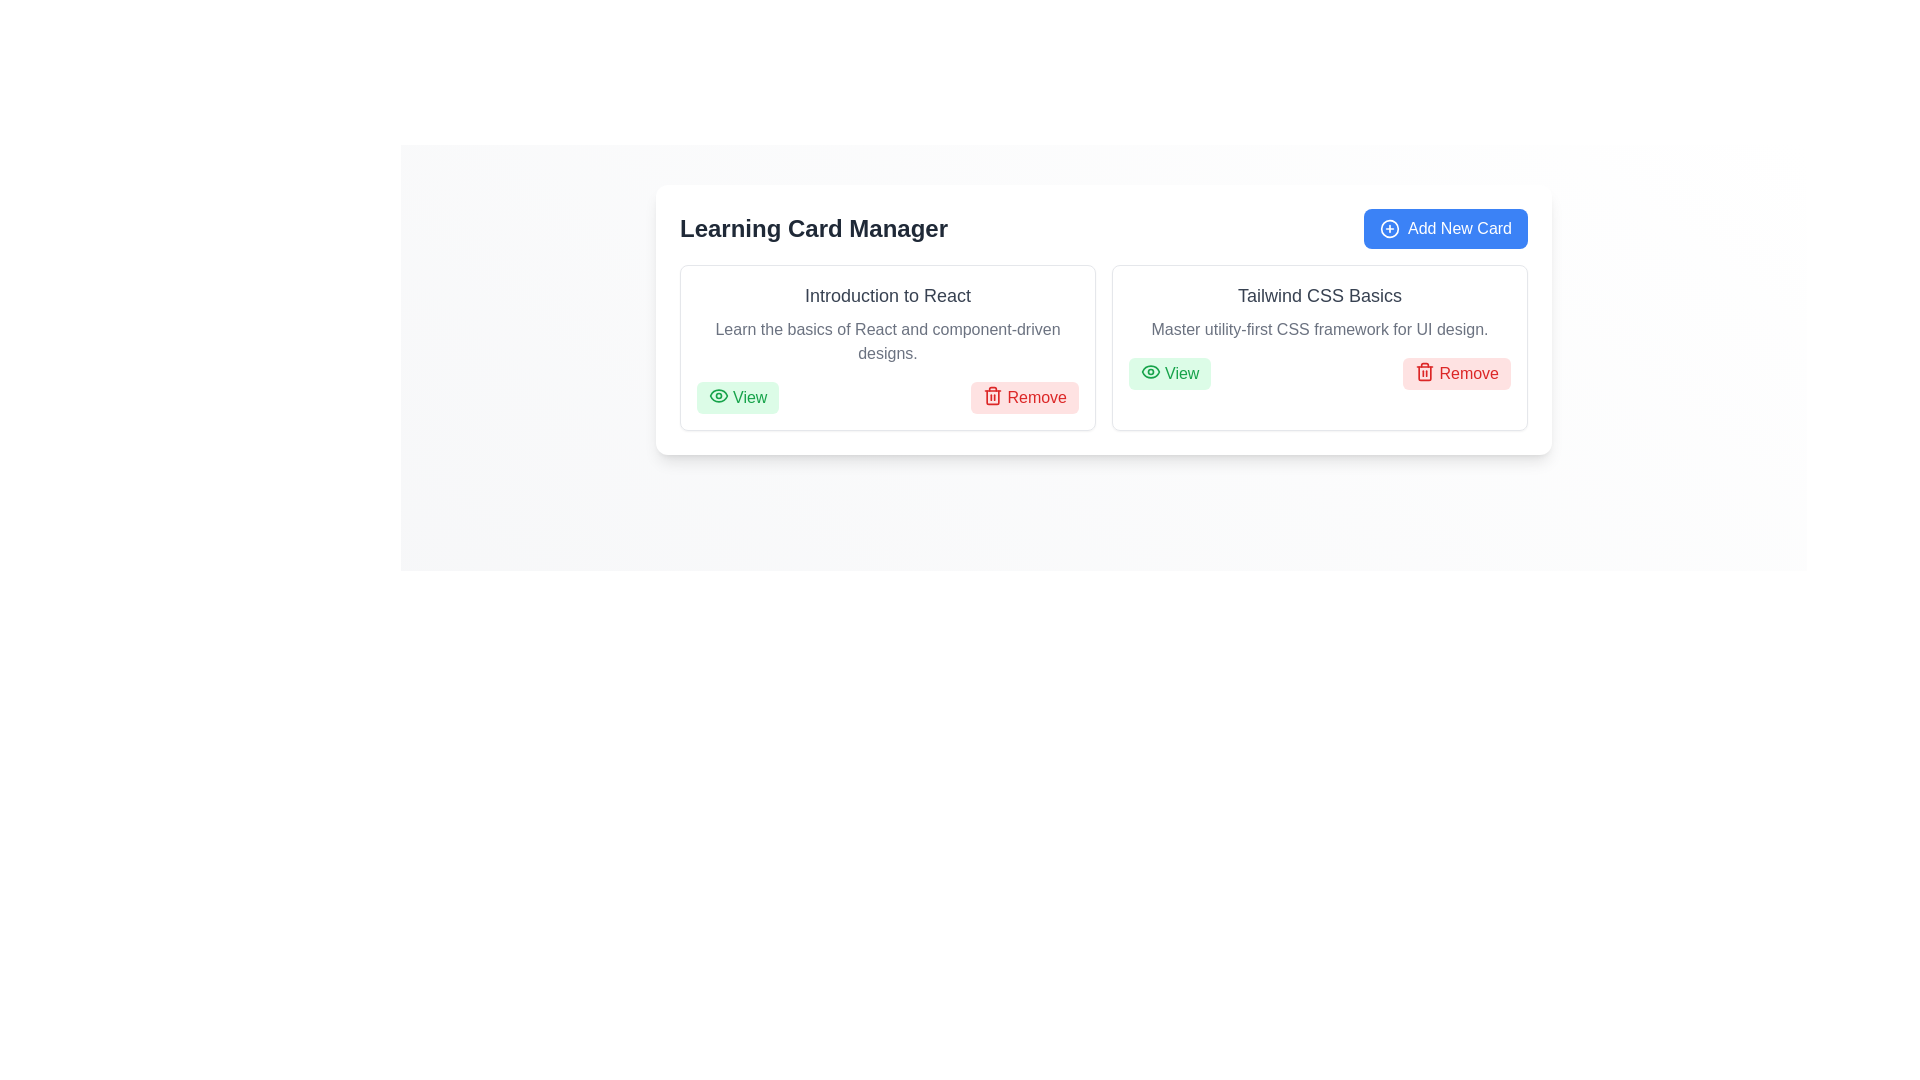  What do you see at coordinates (993, 396) in the screenshot?
I see `the Trash bin icon located within the 'Remove' button on the top card of the grid, which is positioned to the right of the 'View' button` at bounding box center [993, 396].